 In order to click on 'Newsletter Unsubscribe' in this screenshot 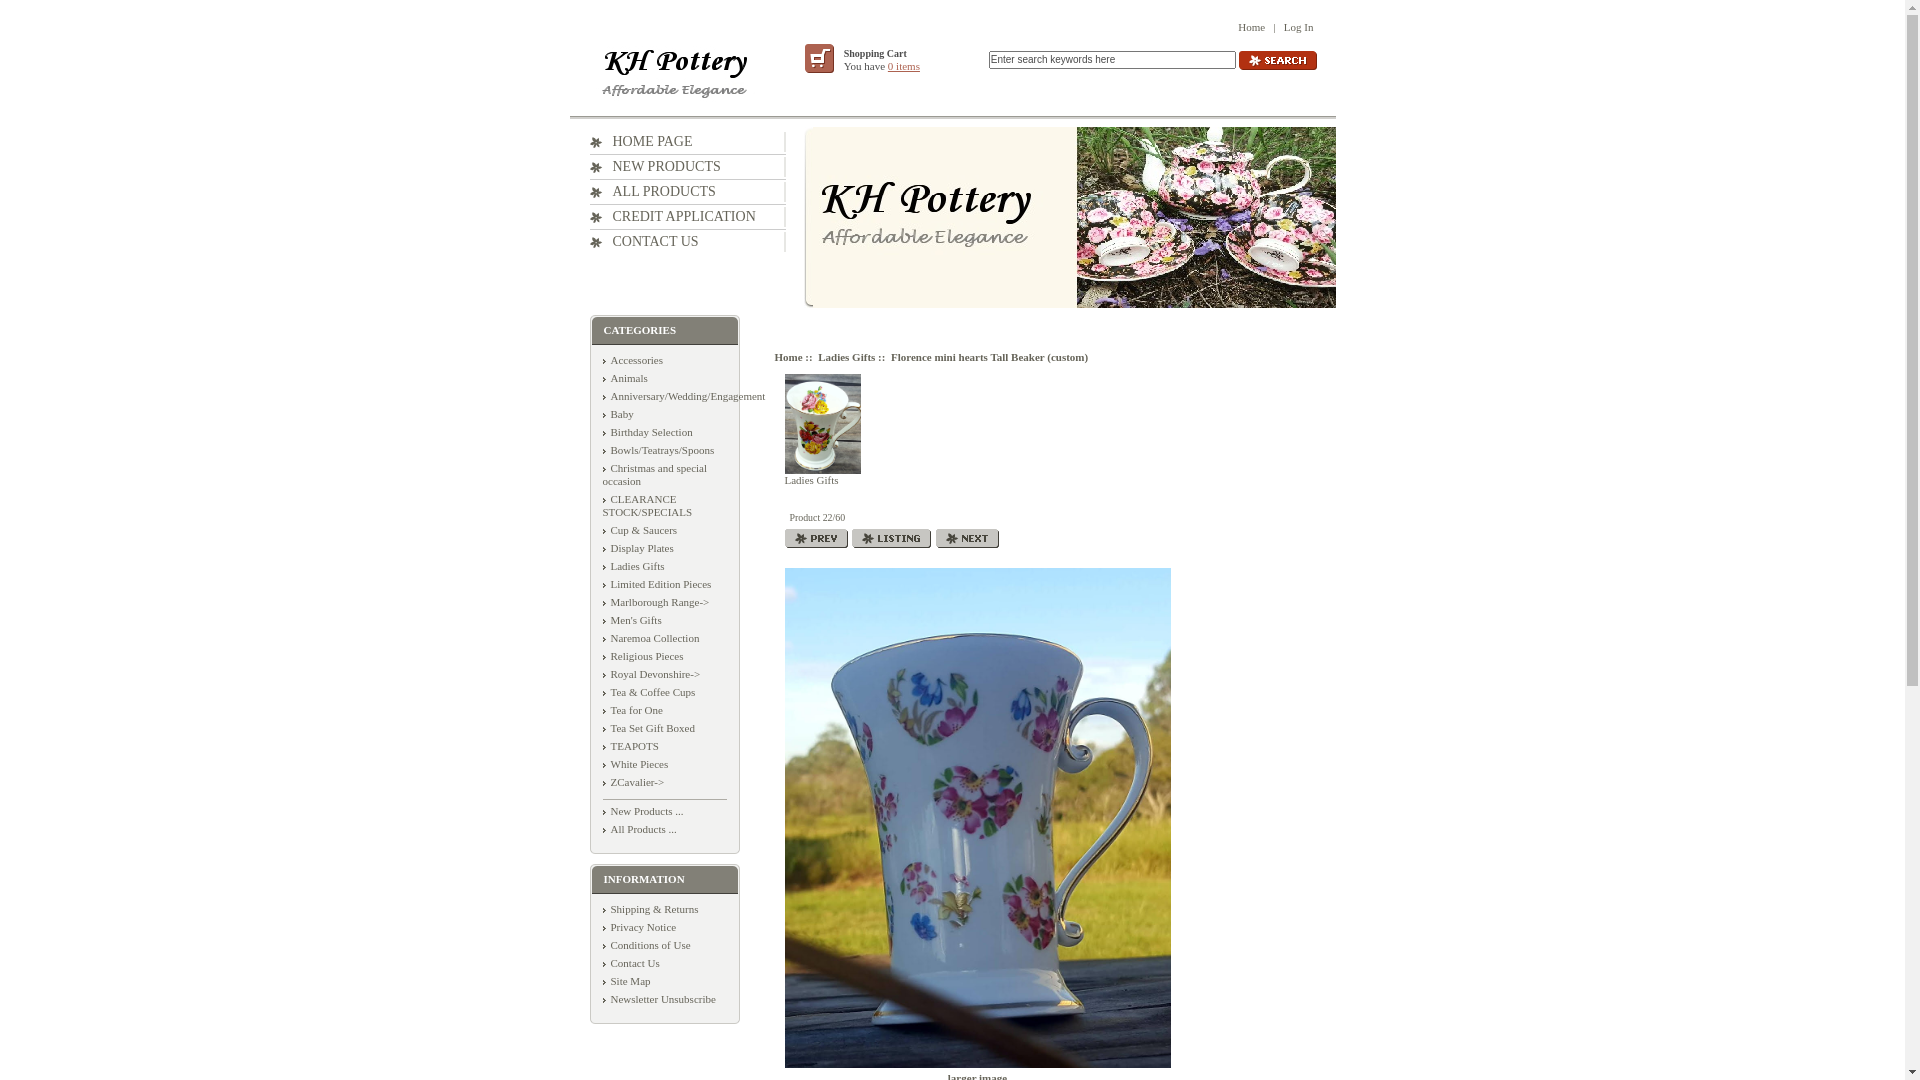, I will do `click(658, 999)`.